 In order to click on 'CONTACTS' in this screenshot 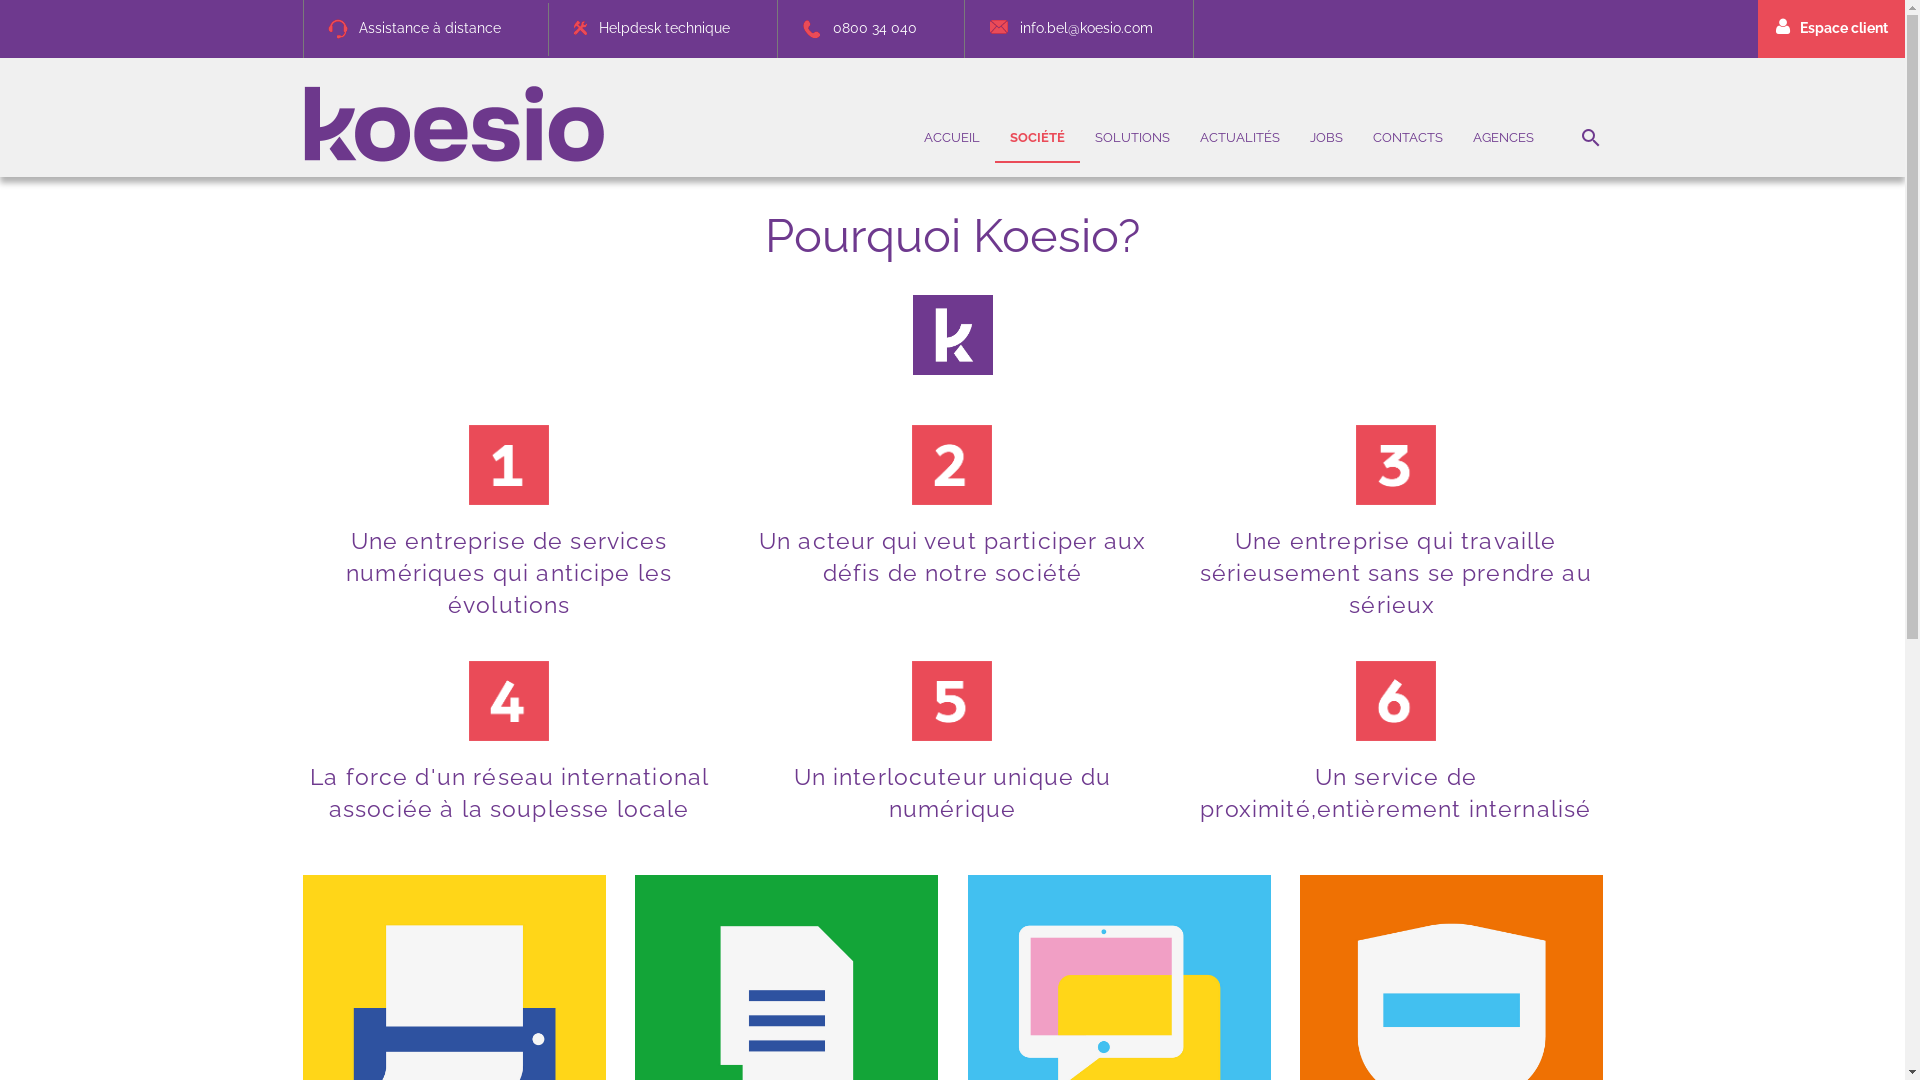, I will do `click(1406, 137)`.